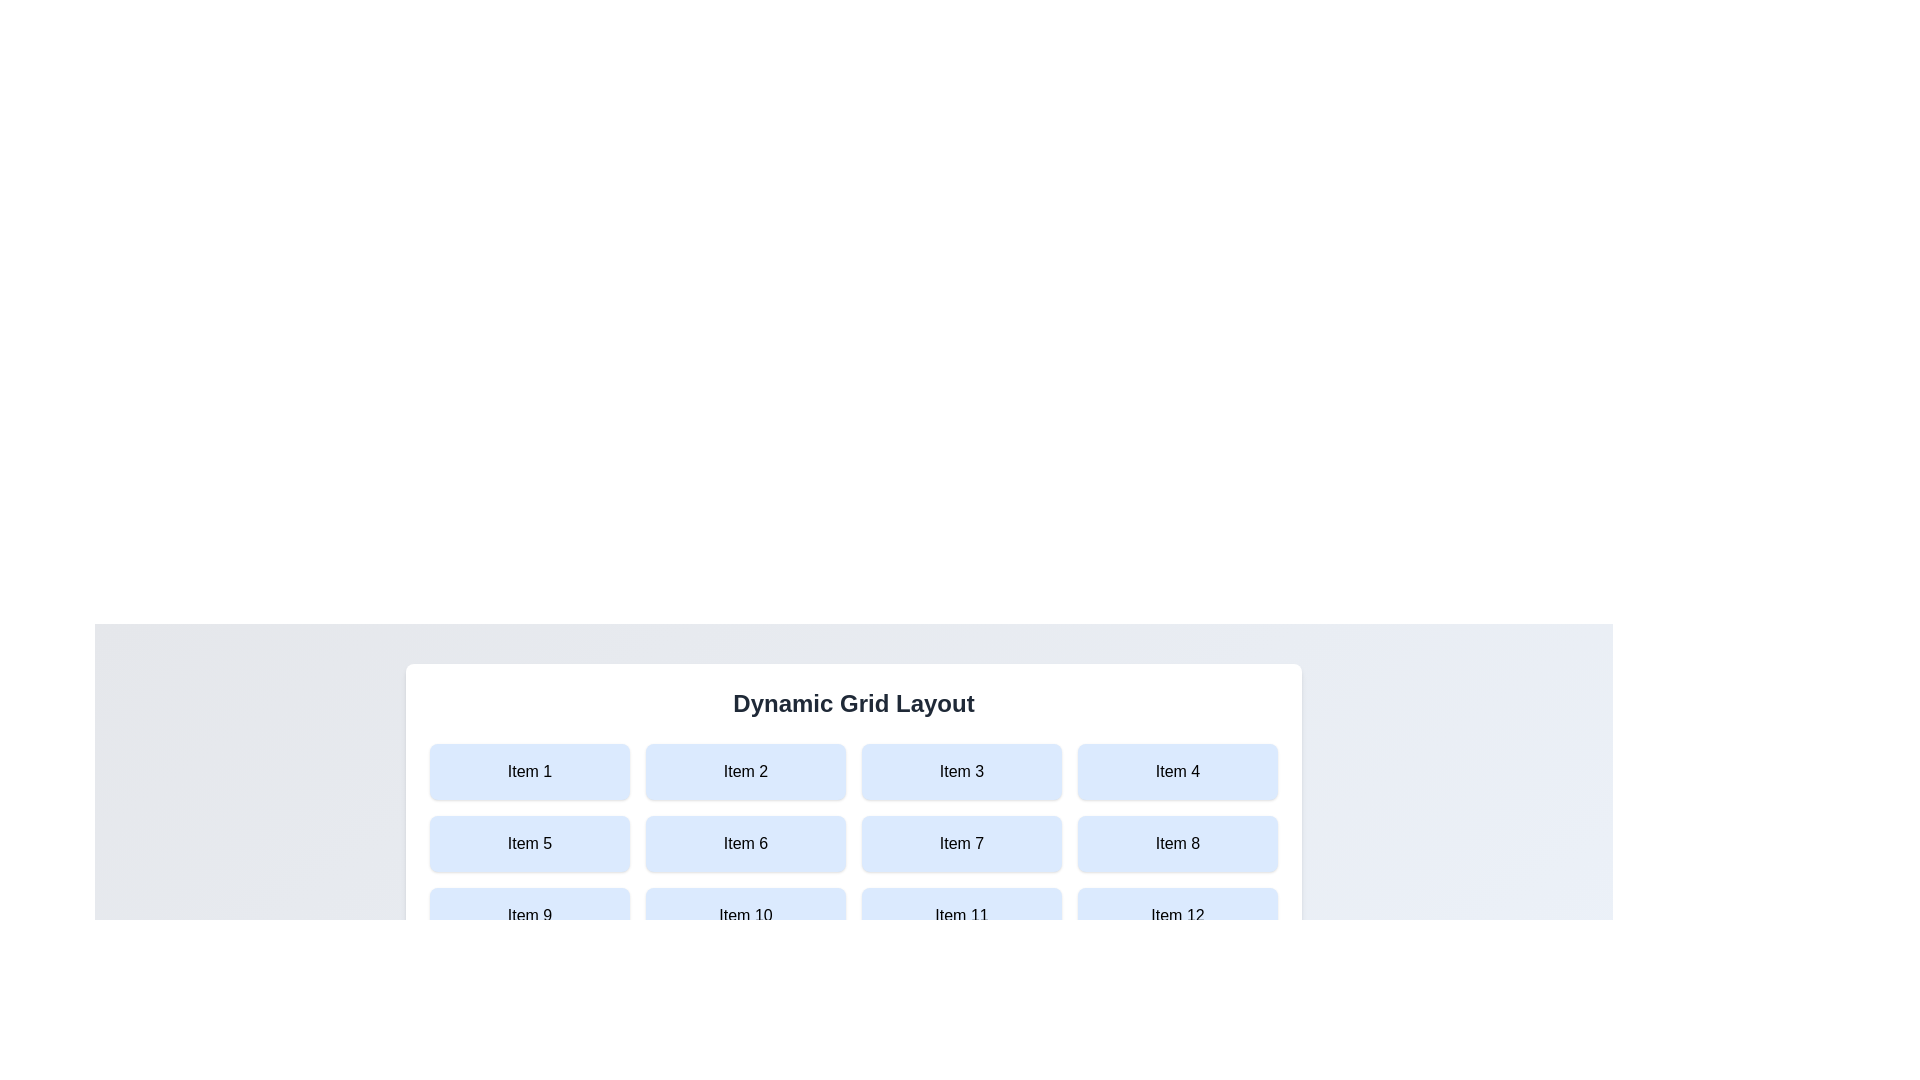  What do you see at coordinates (529, 770) in the screenshot?
I see `the first button in the grid layout, which is located at the top-left corner` at bounding box center [529, 770].